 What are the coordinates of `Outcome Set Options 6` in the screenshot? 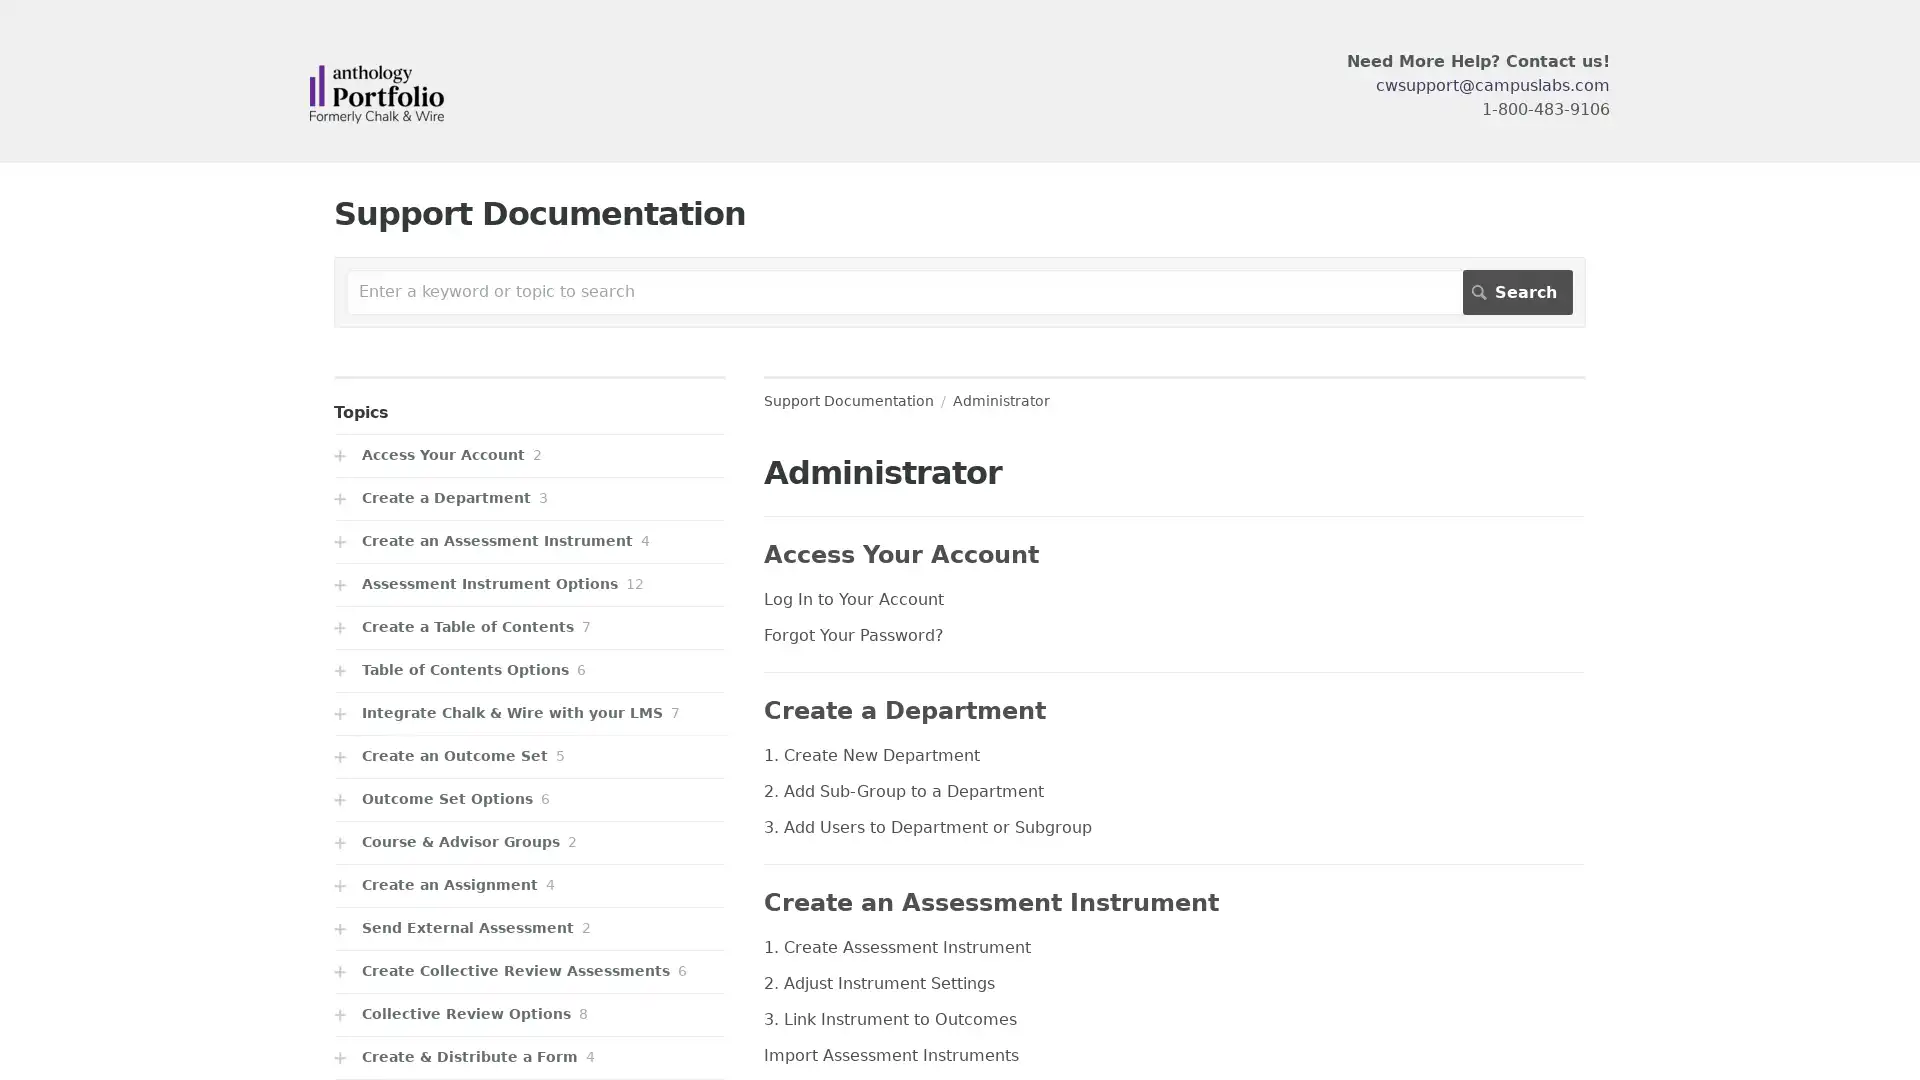 It's located at (529, 798).